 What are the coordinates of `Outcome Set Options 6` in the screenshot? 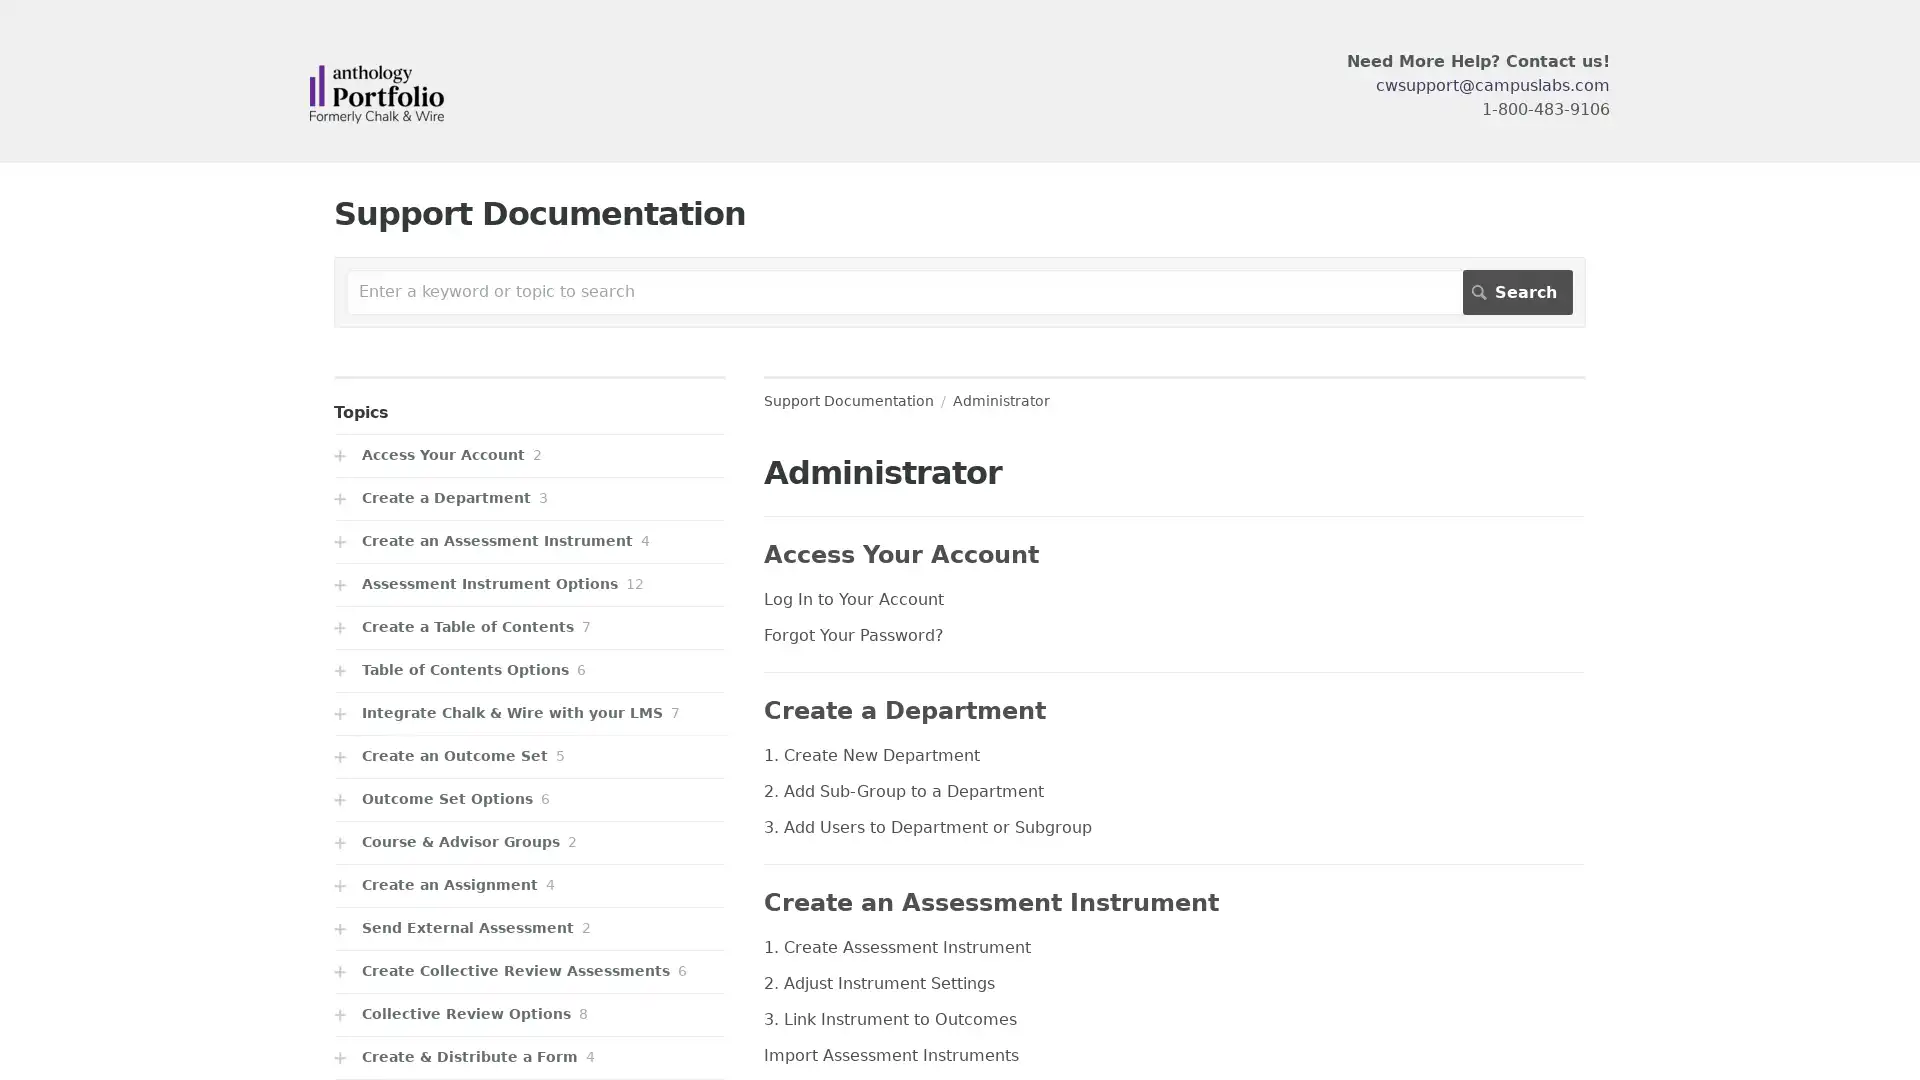 It's located at (529, 798).